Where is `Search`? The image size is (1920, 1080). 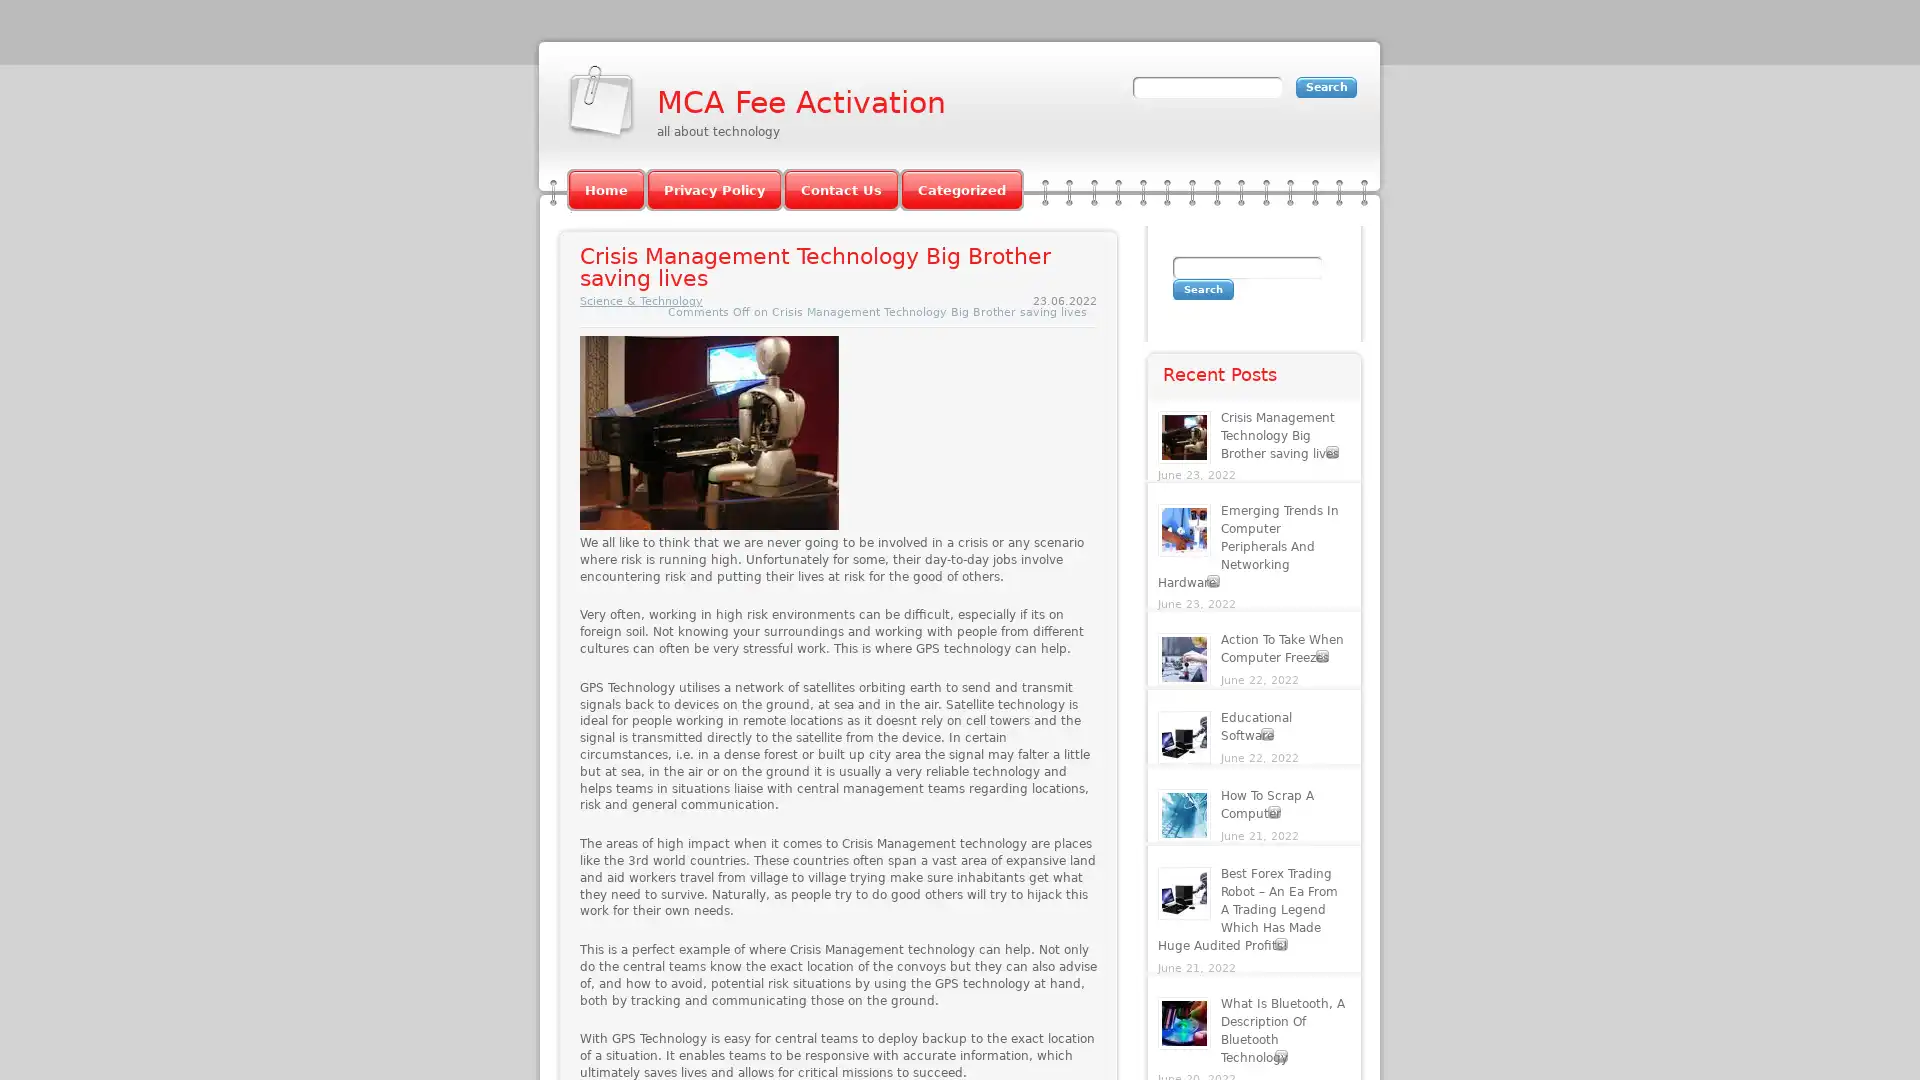 Search is located at coordinates (1326, 86).